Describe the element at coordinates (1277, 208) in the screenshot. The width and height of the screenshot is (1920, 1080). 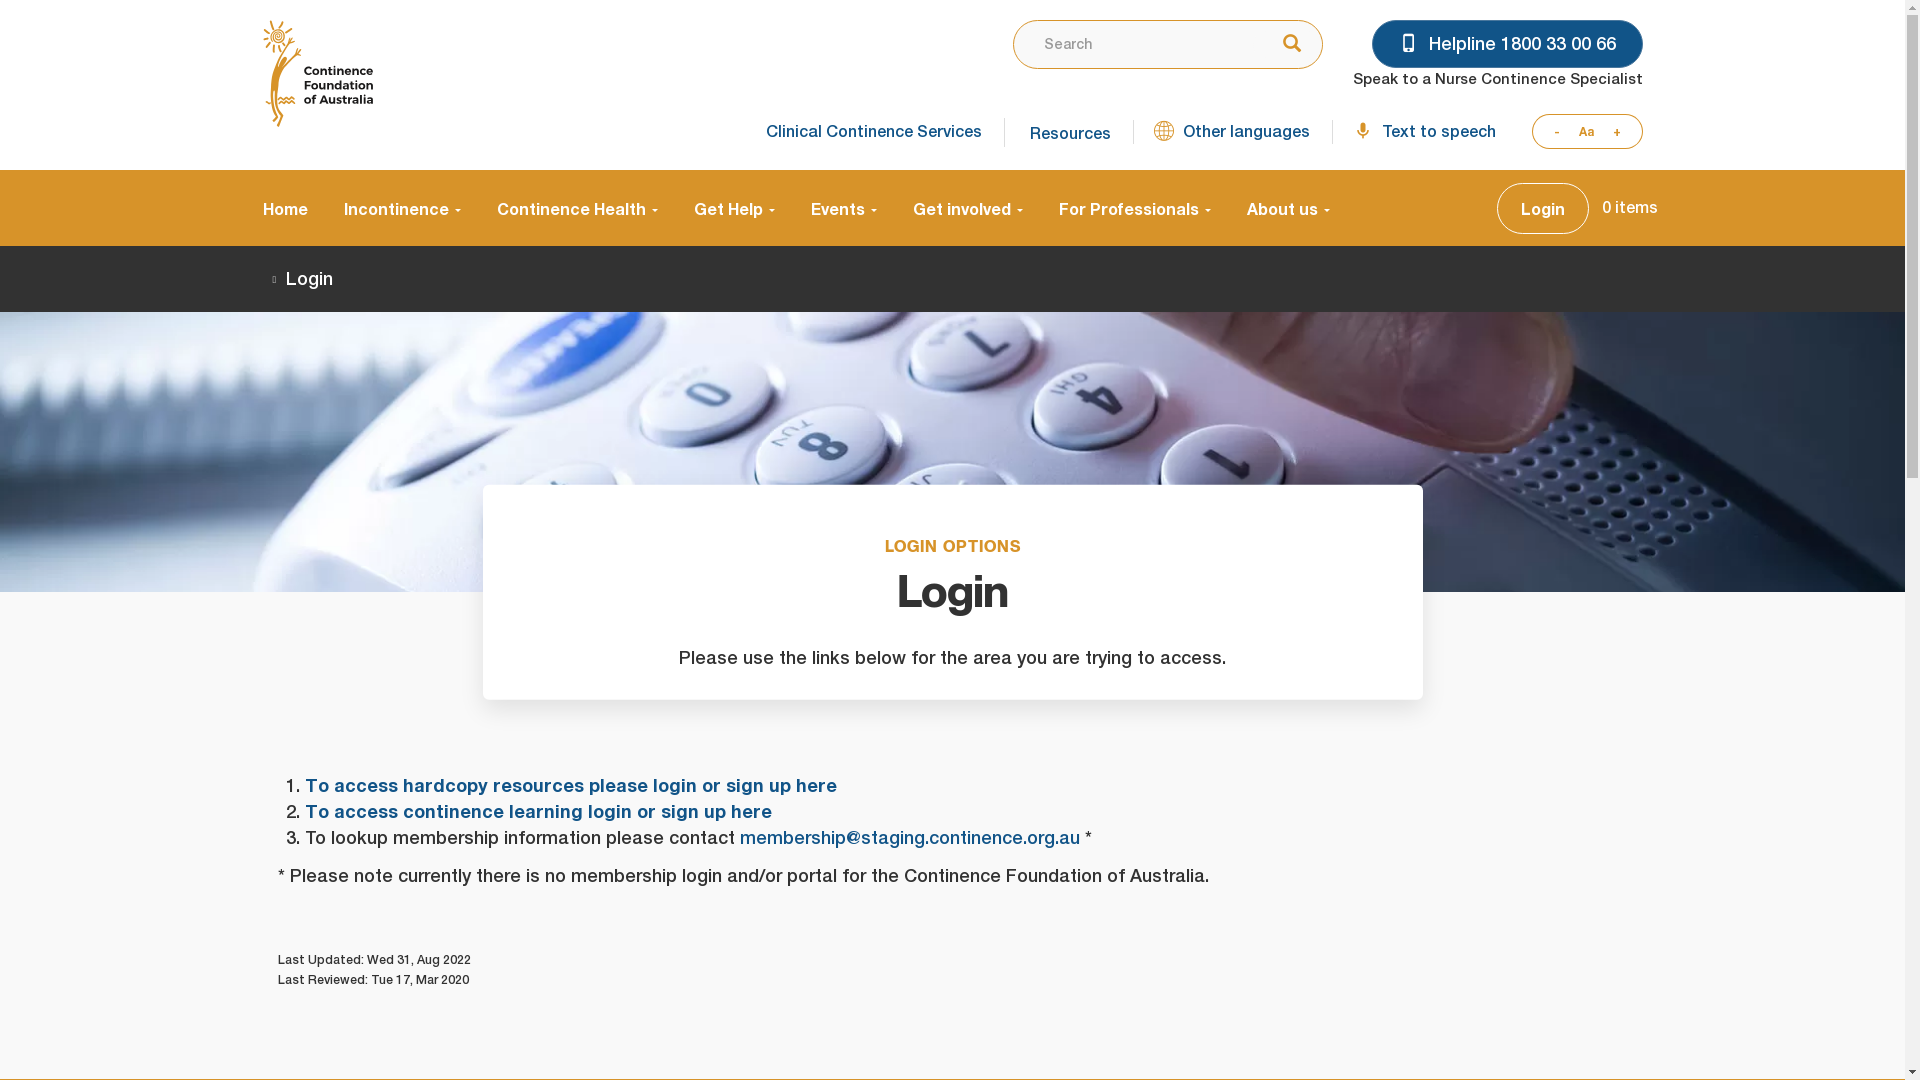
I see `'About us'` at that location.